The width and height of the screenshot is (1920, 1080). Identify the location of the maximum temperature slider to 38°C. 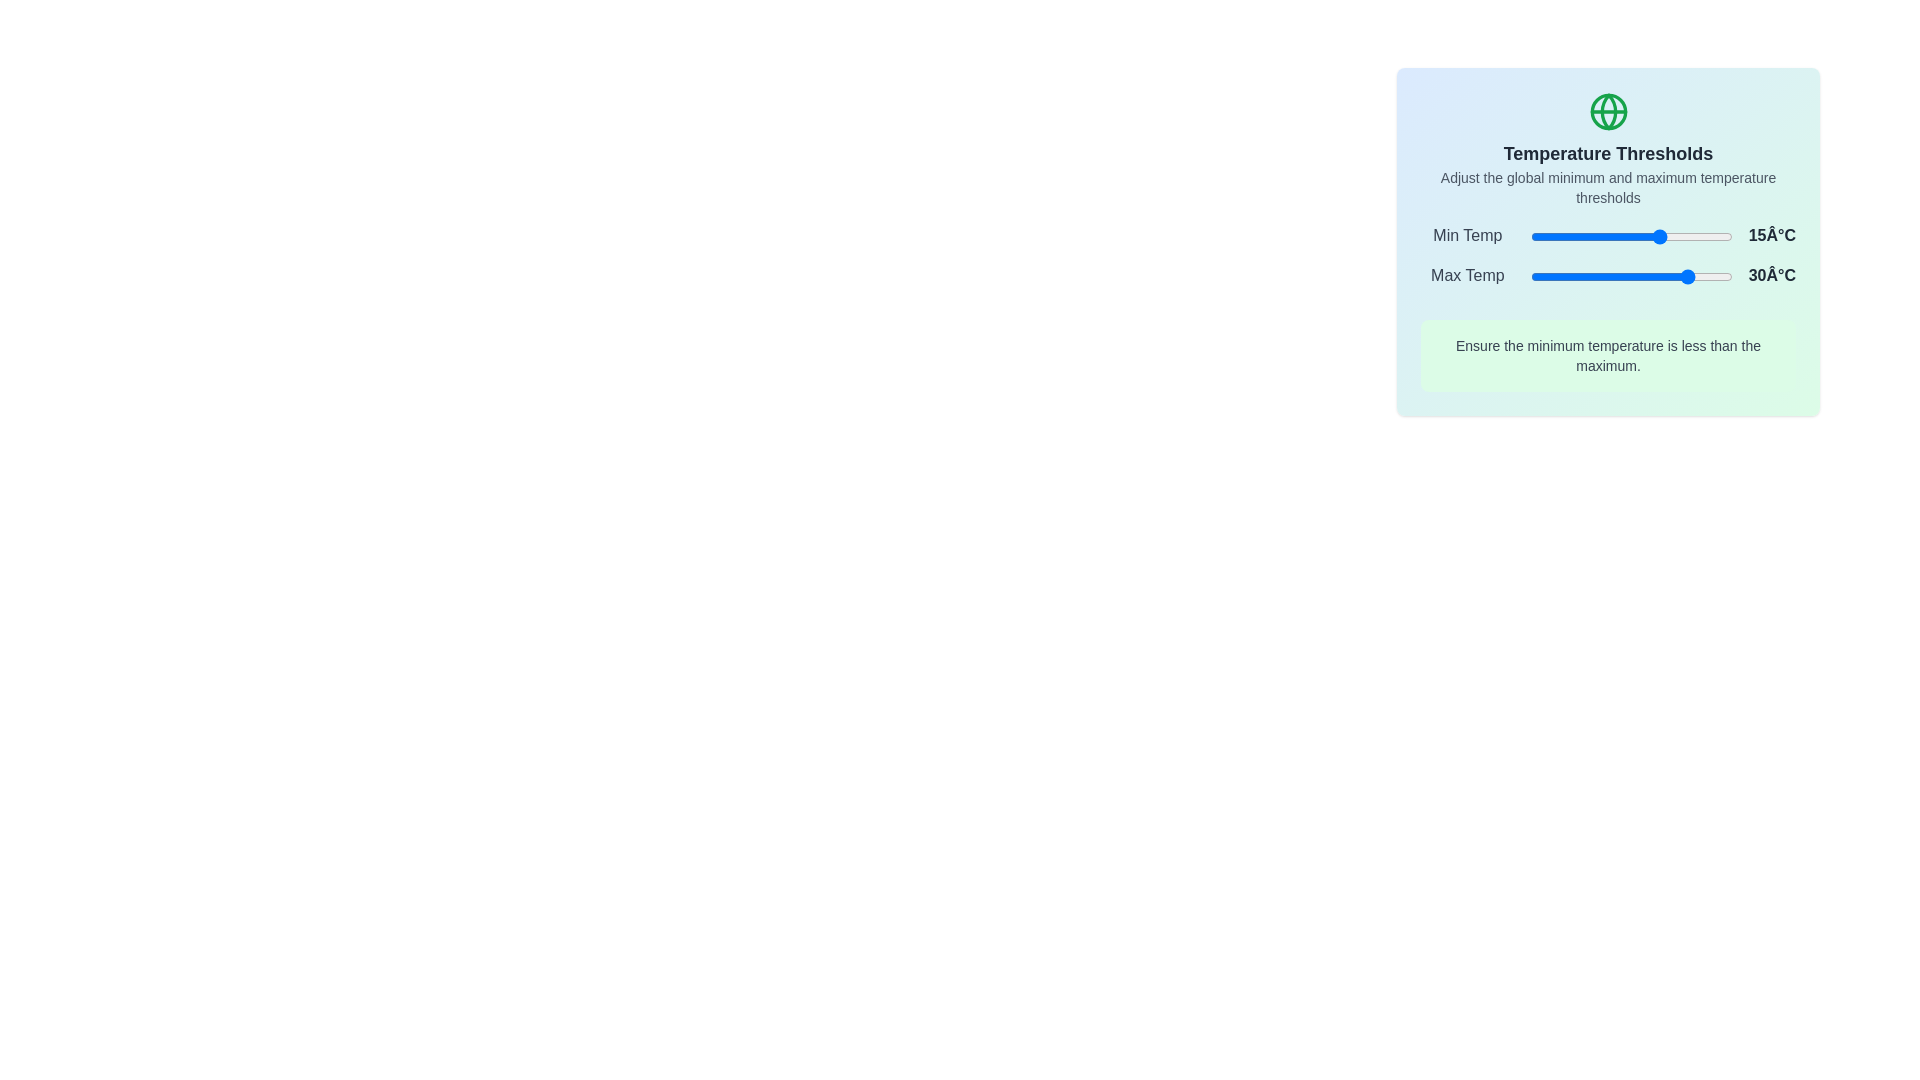
(1707, 277).